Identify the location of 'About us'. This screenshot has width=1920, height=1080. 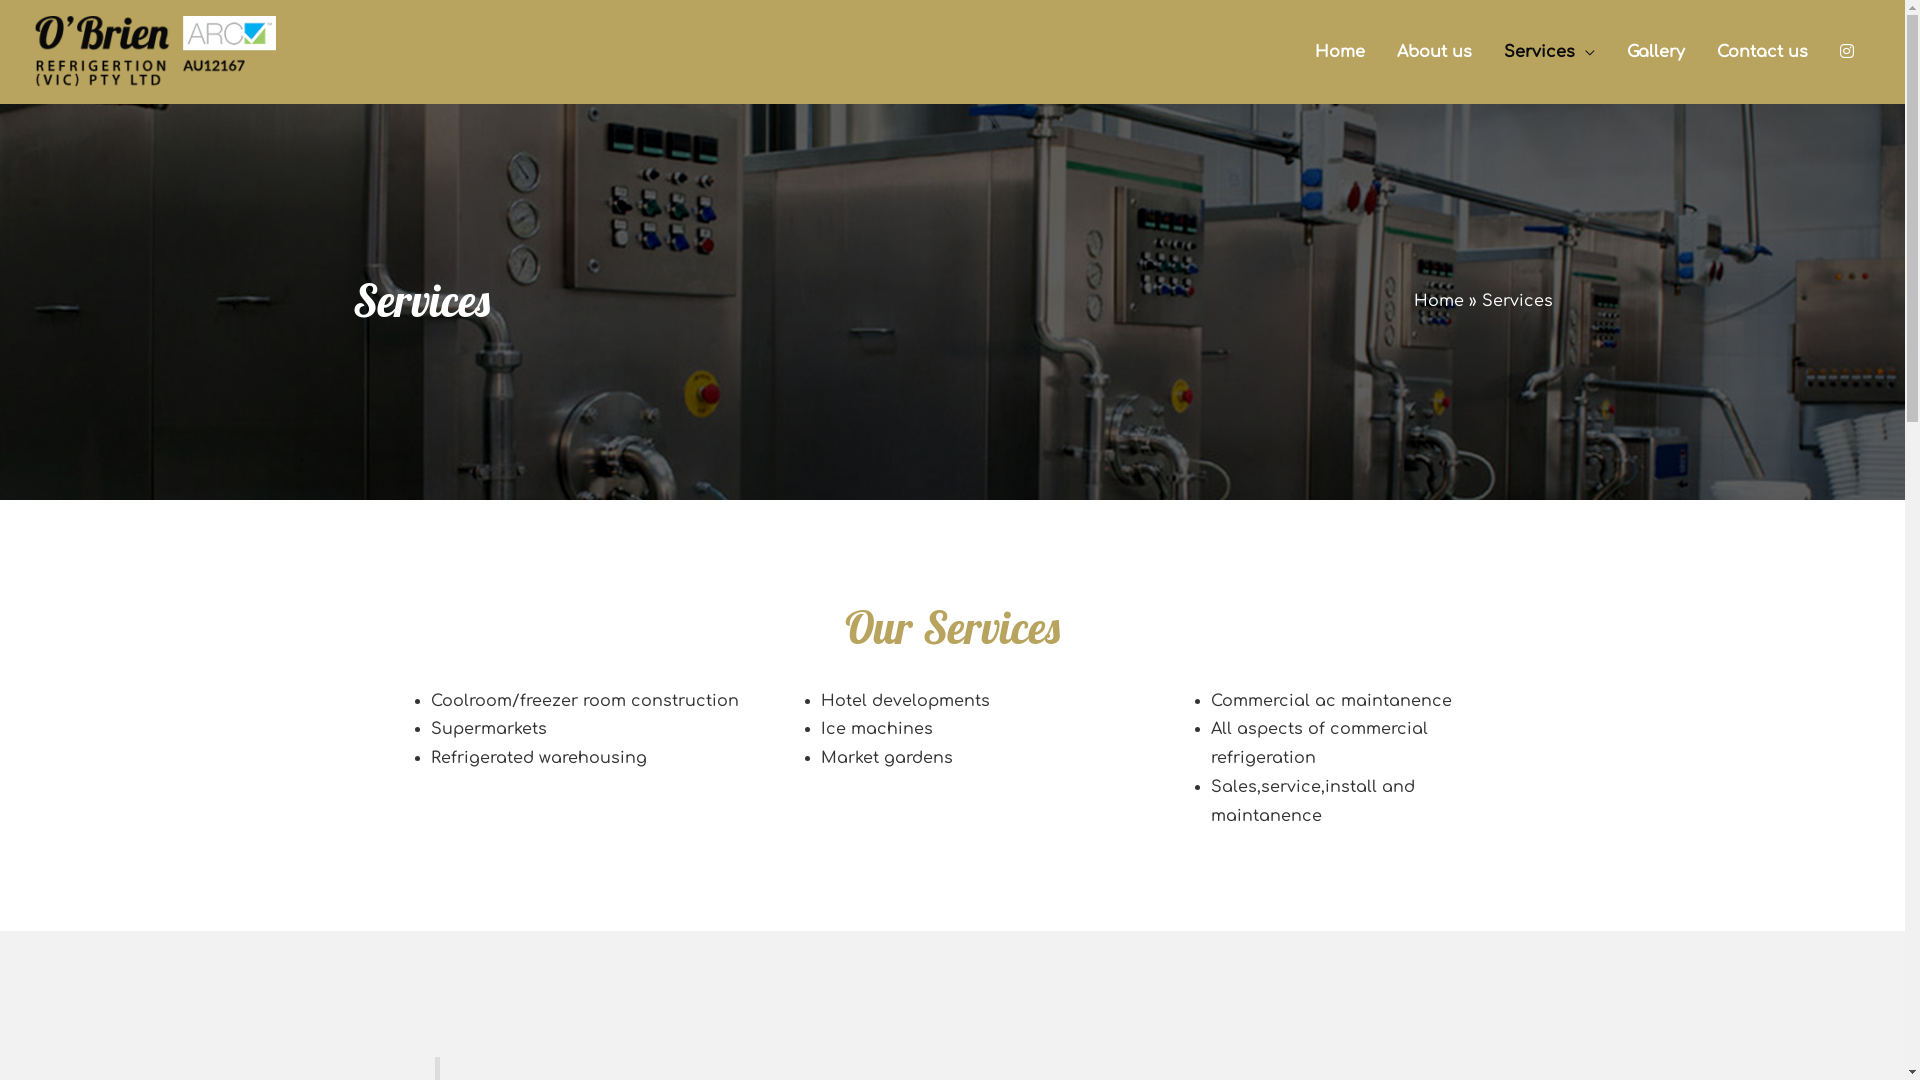
(1433, 50).